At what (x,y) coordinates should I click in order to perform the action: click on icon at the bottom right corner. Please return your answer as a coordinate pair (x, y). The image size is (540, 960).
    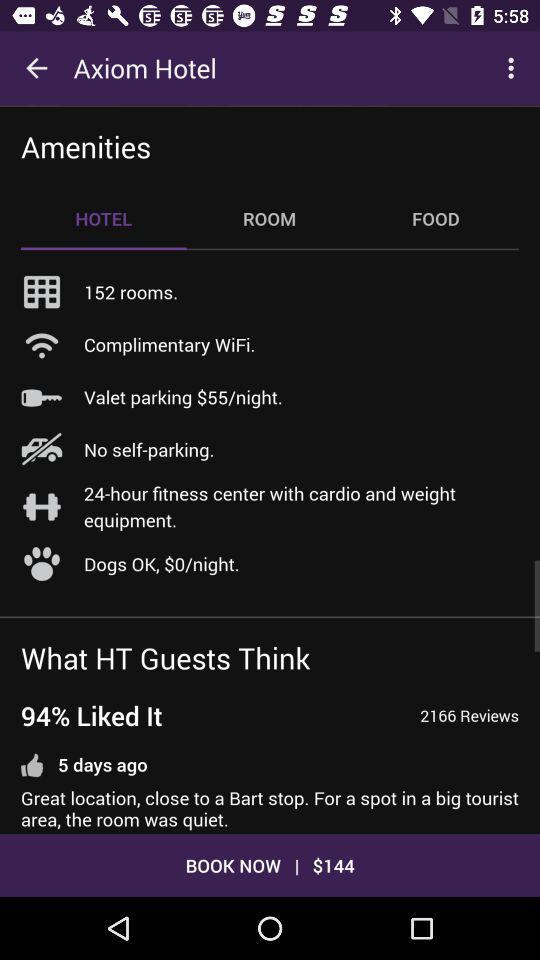
    Looking at the image, I should click on (469, 715).